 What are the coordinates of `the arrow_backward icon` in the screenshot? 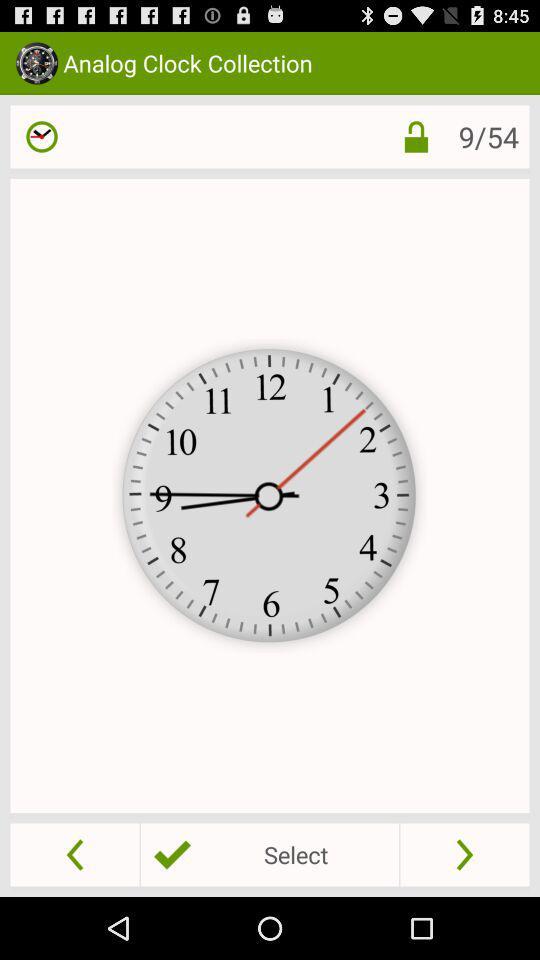 It's located at (74, 915).